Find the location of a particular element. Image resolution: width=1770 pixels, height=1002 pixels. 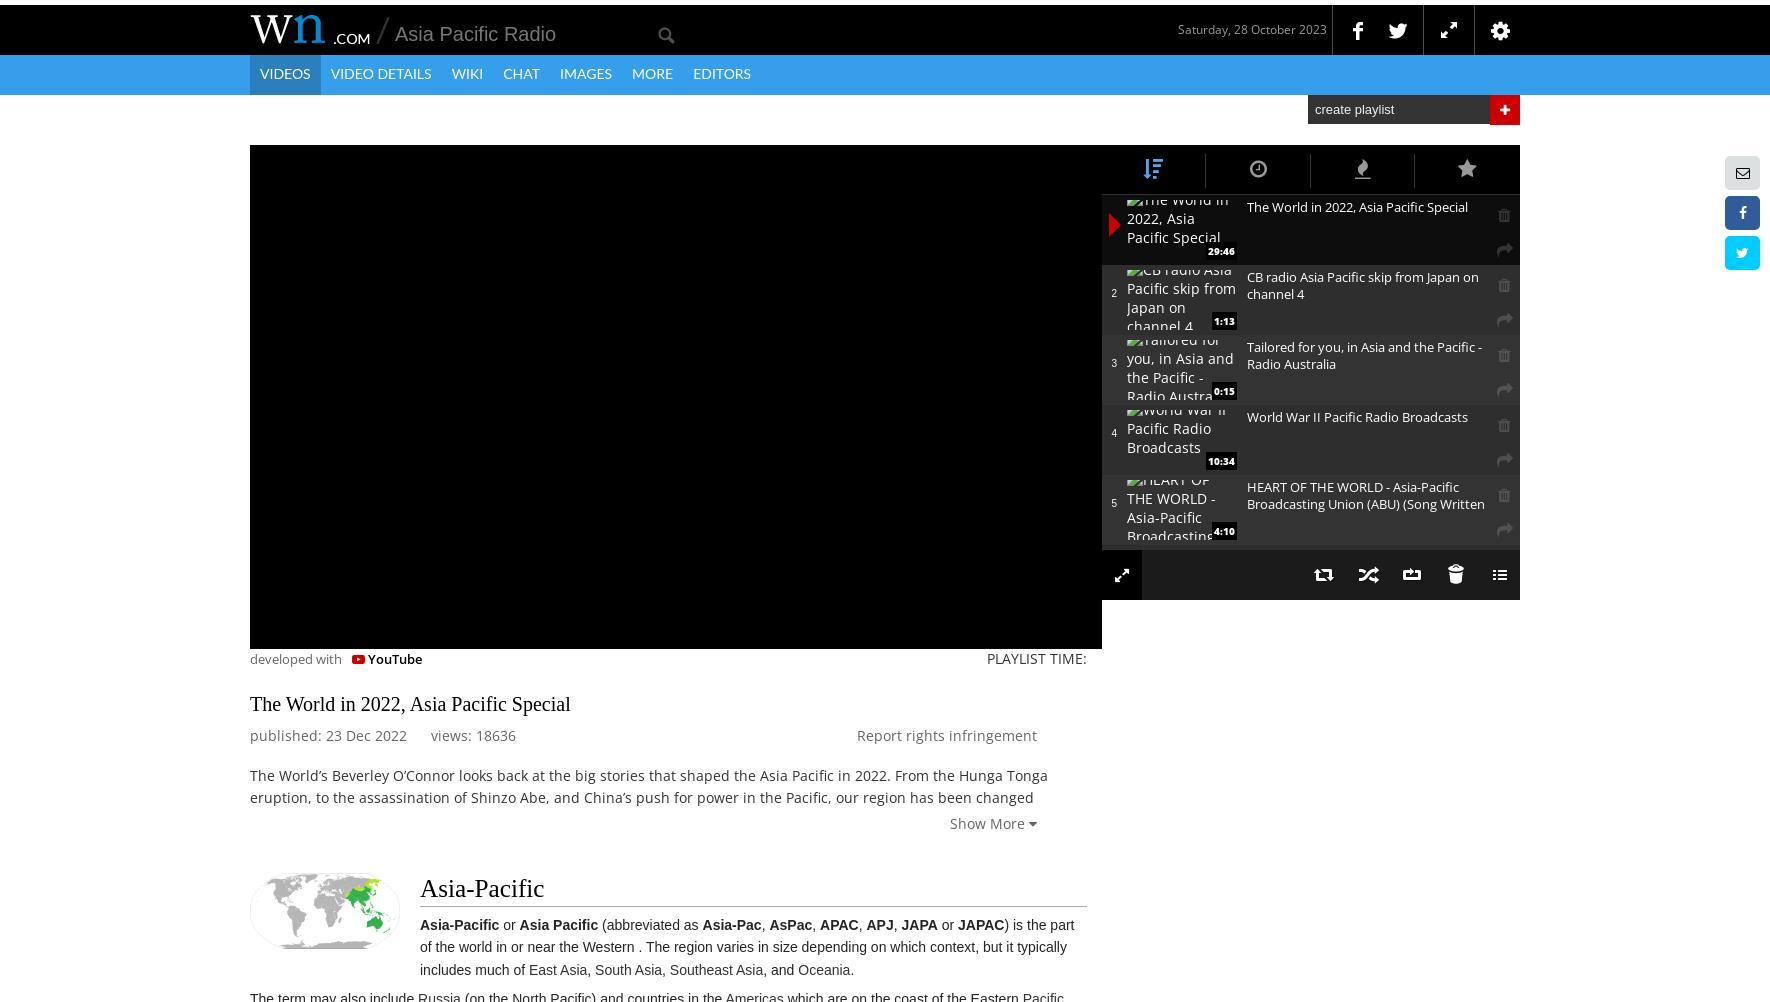

'clear playlist' is located at coordinates (1468, 613).